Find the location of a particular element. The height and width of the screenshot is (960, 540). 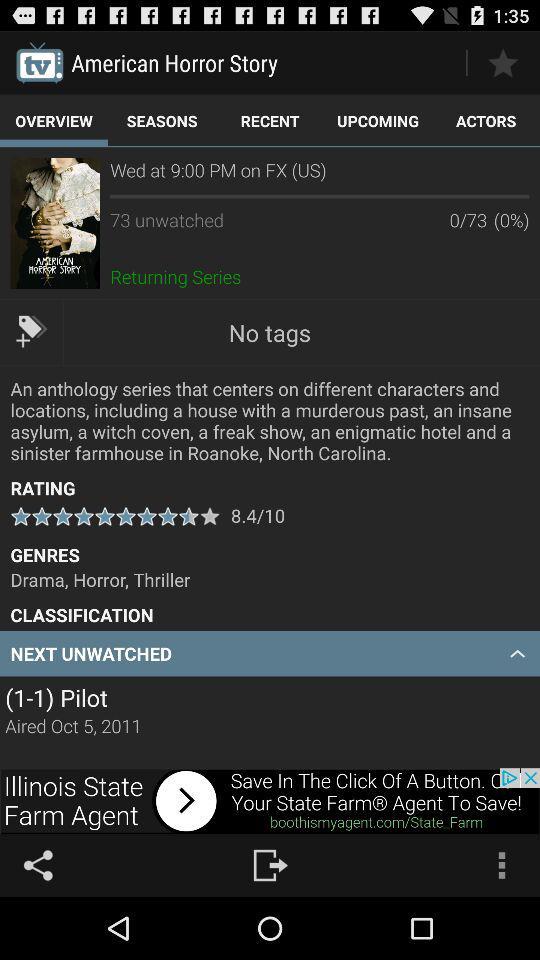

fair vote is located at coordinates (502, 62).